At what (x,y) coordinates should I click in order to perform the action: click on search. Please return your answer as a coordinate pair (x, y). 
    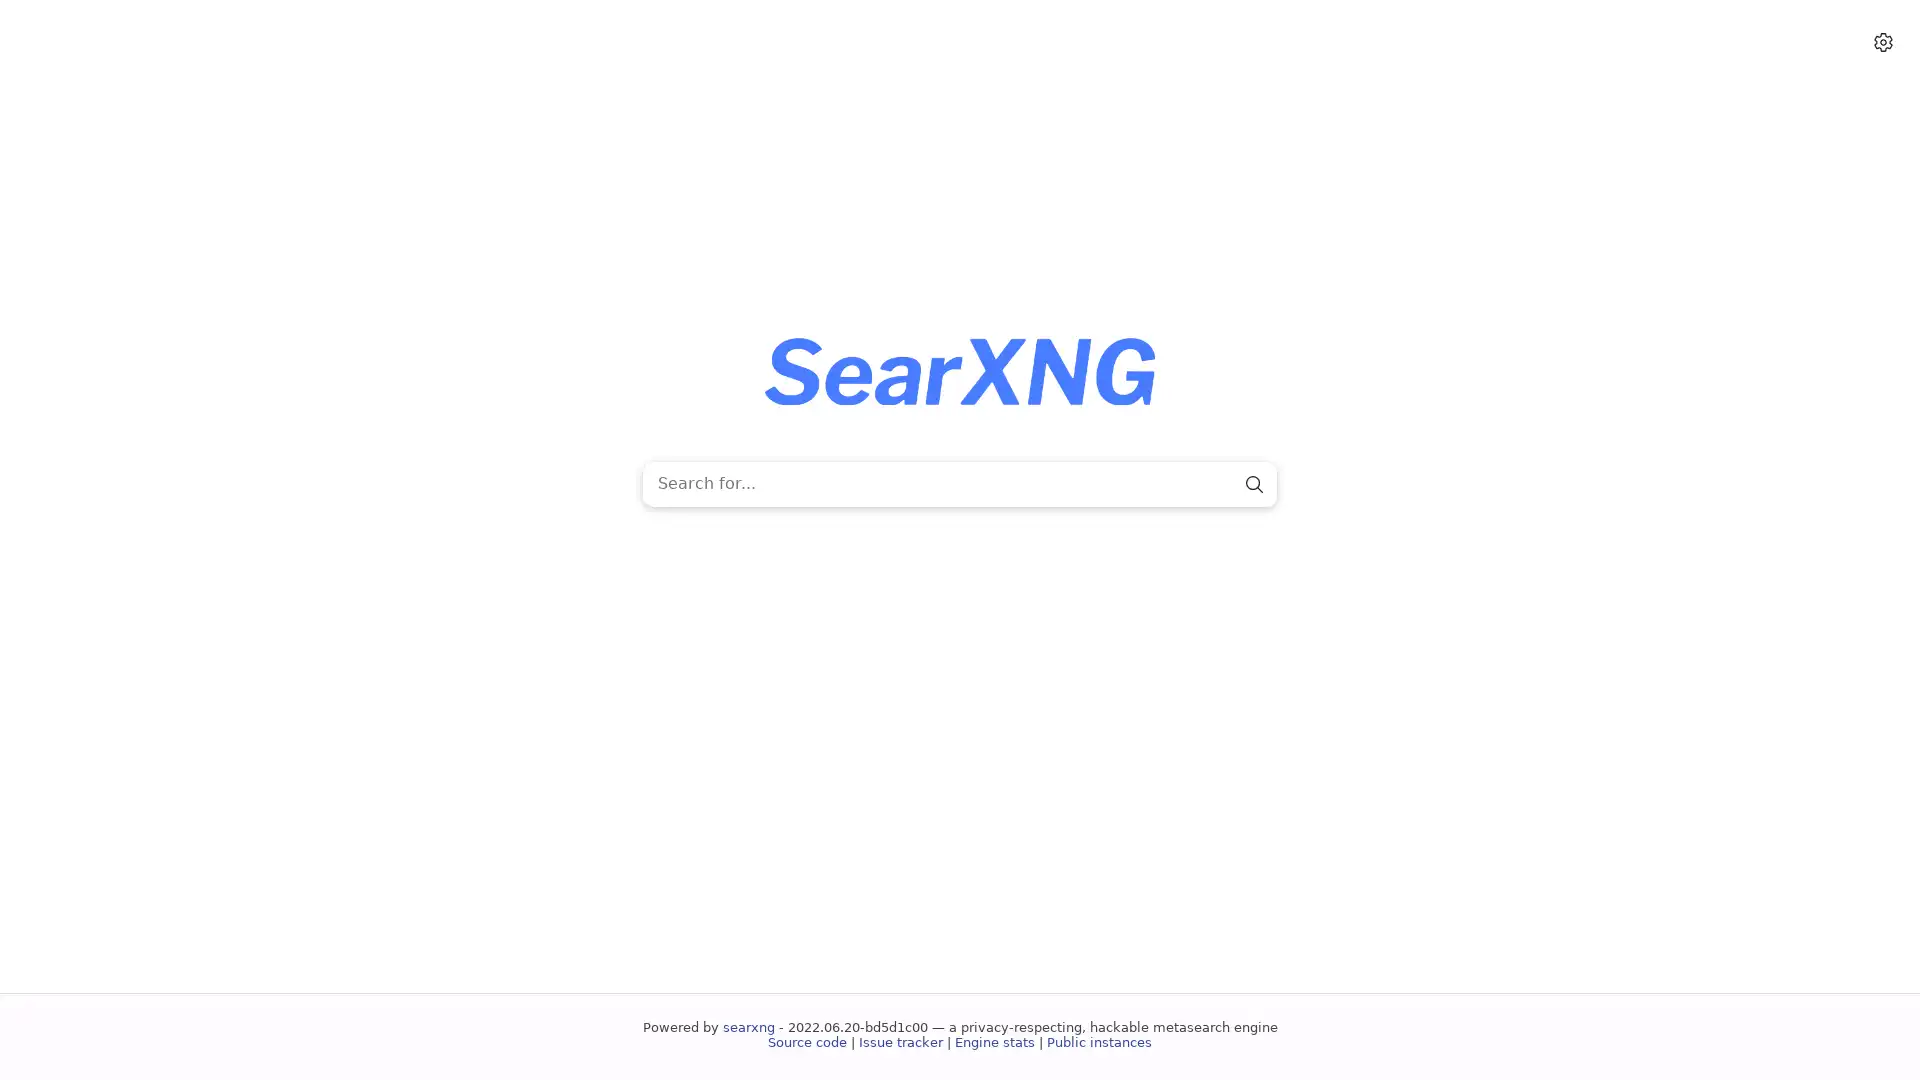
    Looking at the image, I should click on (1252, 483).